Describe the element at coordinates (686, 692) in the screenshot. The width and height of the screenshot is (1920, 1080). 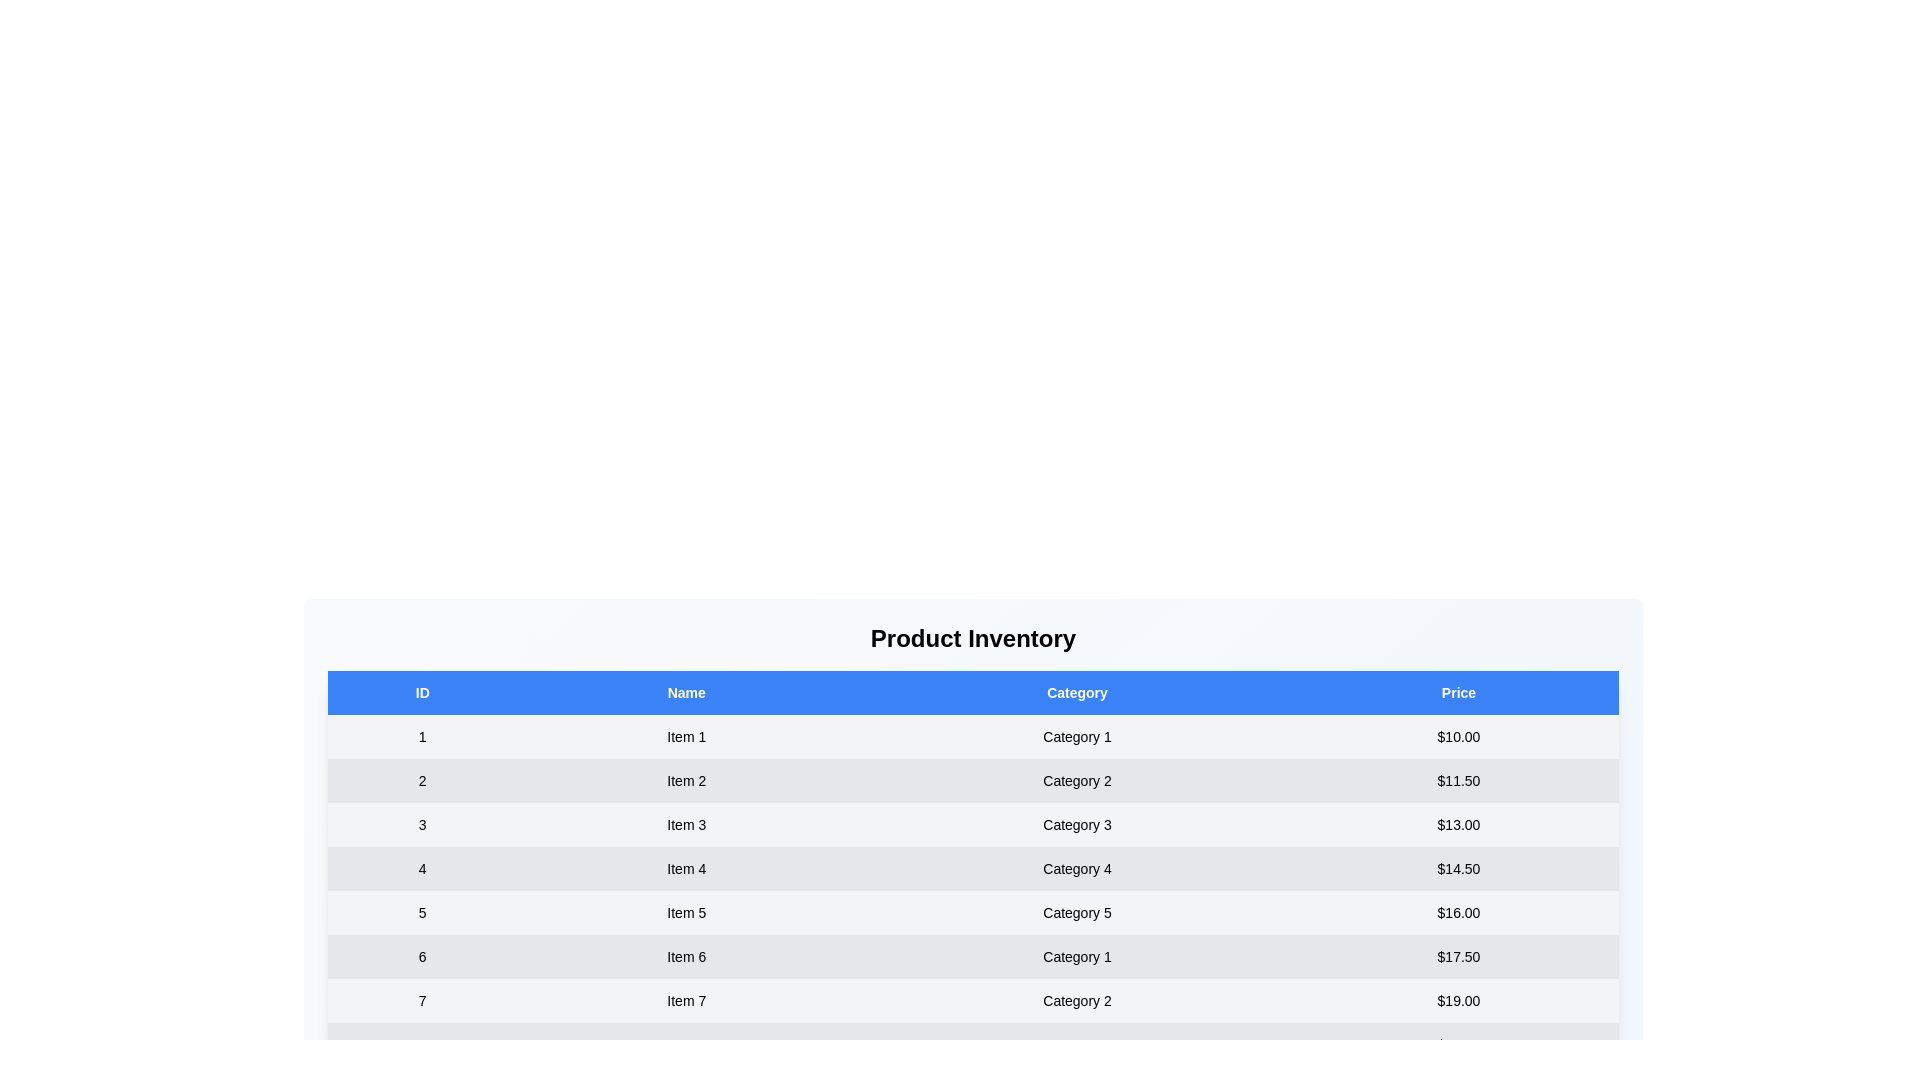
I see `the column header to sort by Name` at that location.